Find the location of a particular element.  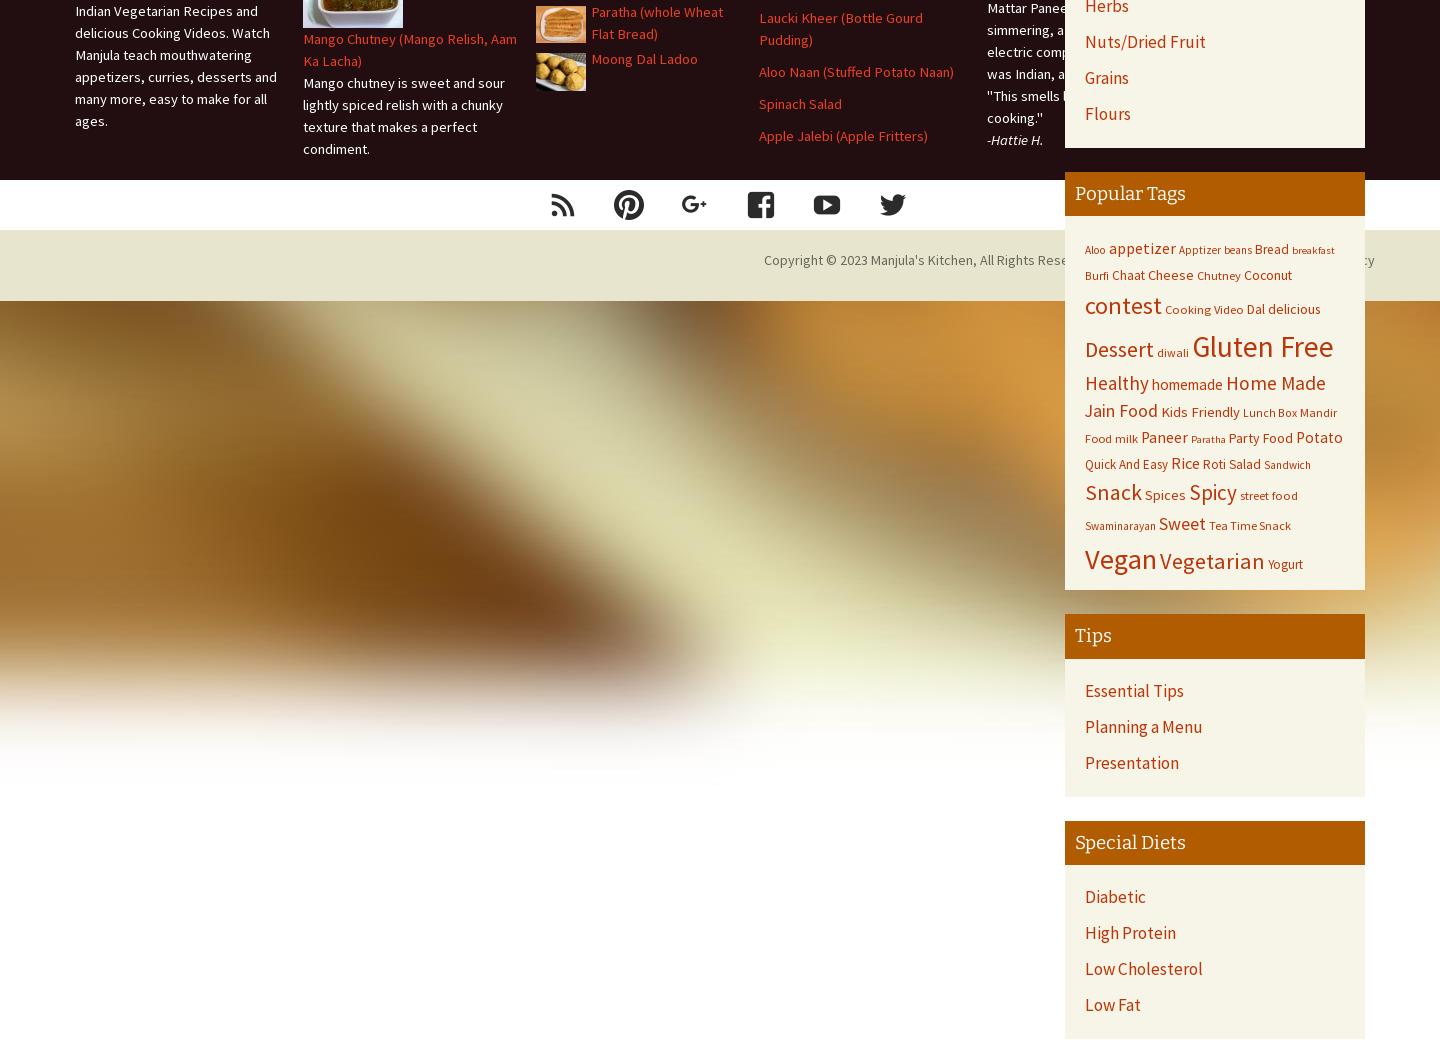

'Mango chutney is sweet and sour lightly spiced relish with a chunky texture that makes a perfect condiment.' is located at coordinates (403, 115).